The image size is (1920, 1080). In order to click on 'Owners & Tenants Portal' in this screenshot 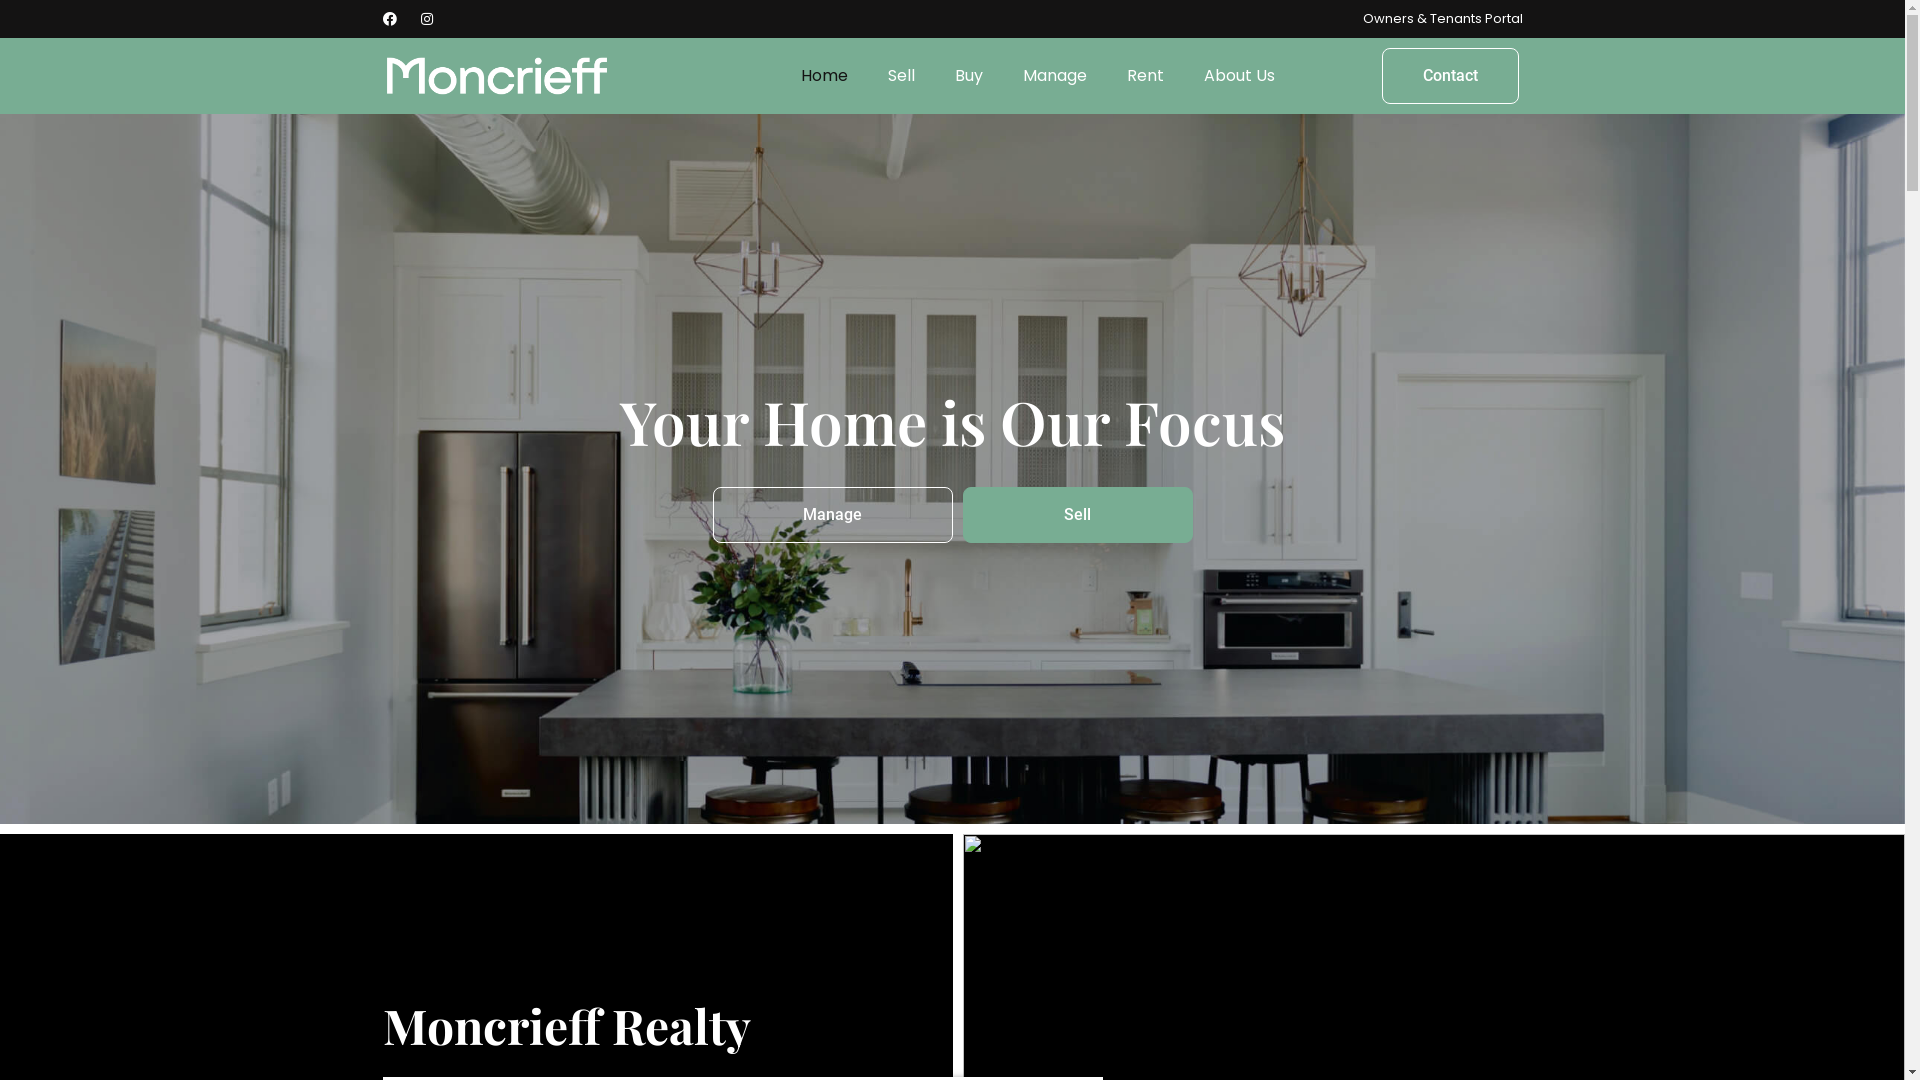, I will do `click(1441, 19)`.